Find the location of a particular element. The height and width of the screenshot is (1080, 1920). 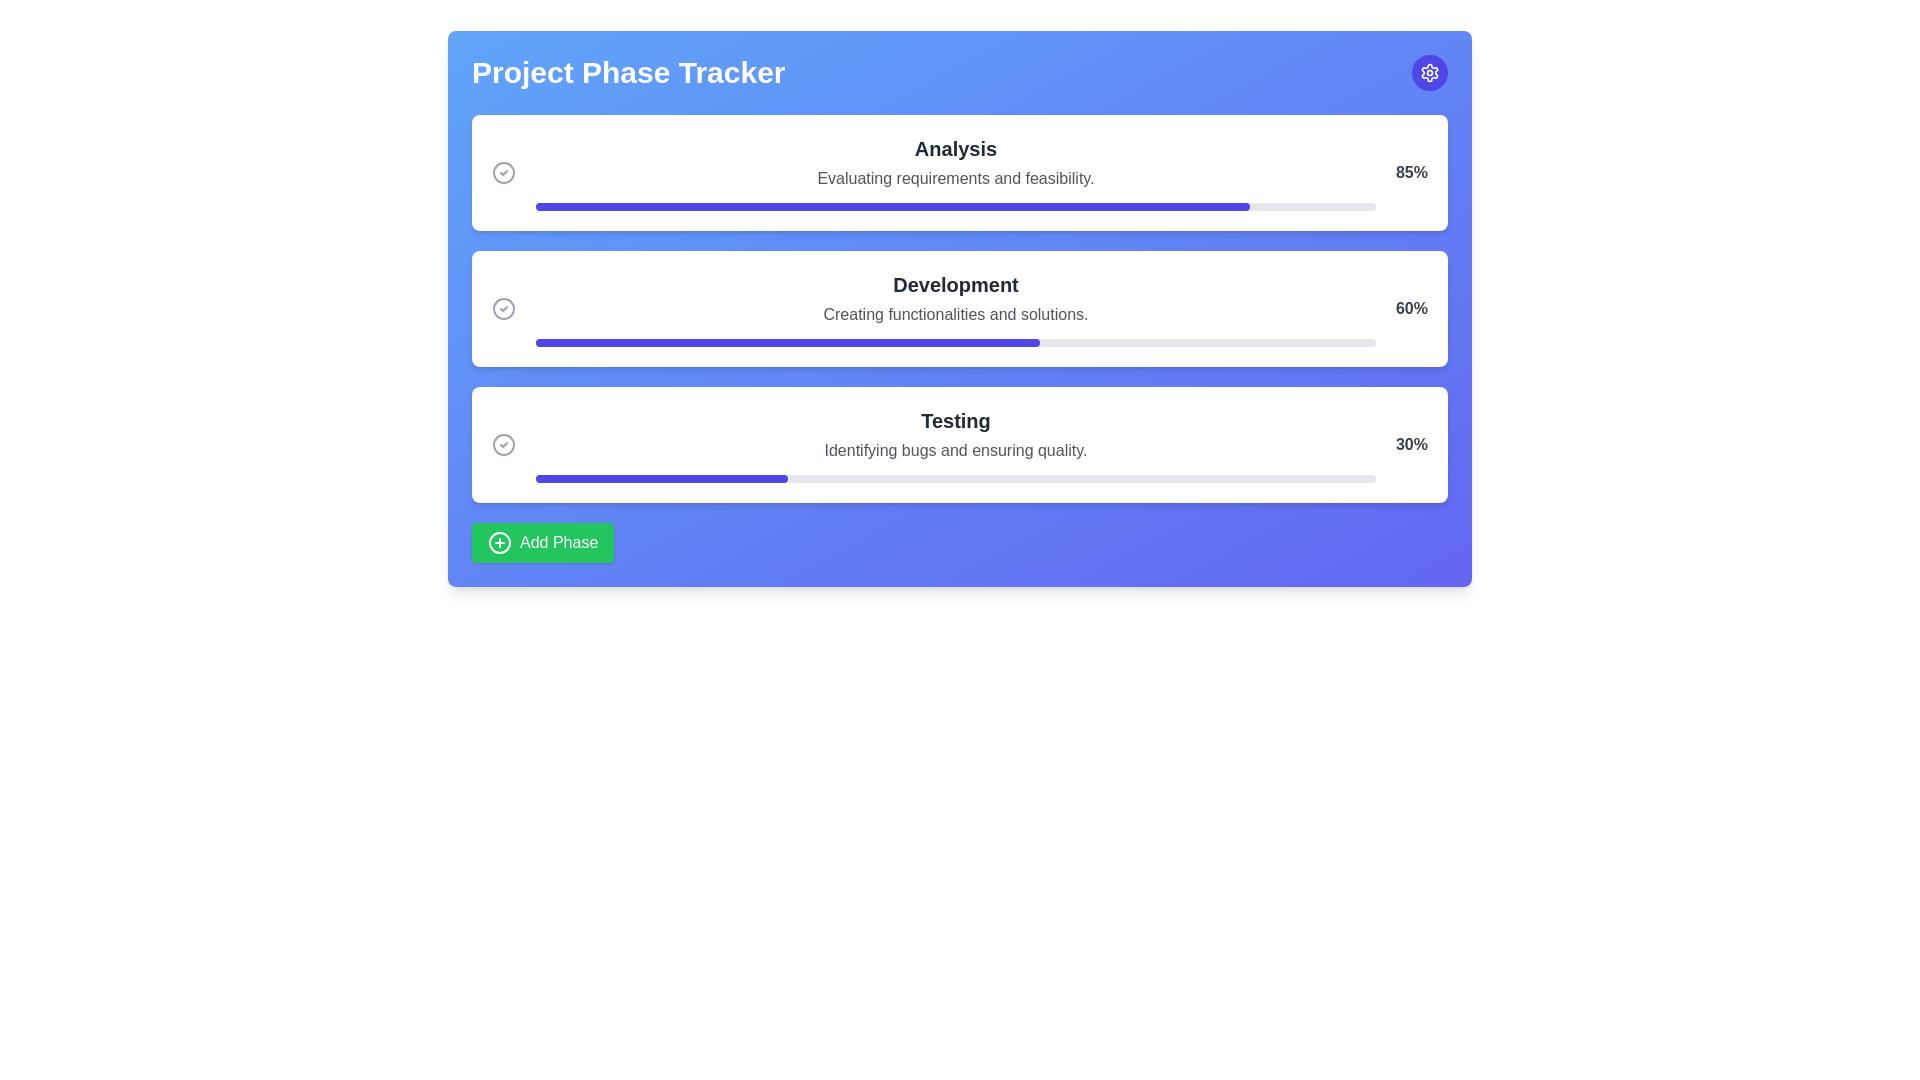

the text label that provides a description for the 'Analysis' step in the project progression tracker, located below the 'Analysis' heading and above the progress bar is located at coordinates (954, 177).